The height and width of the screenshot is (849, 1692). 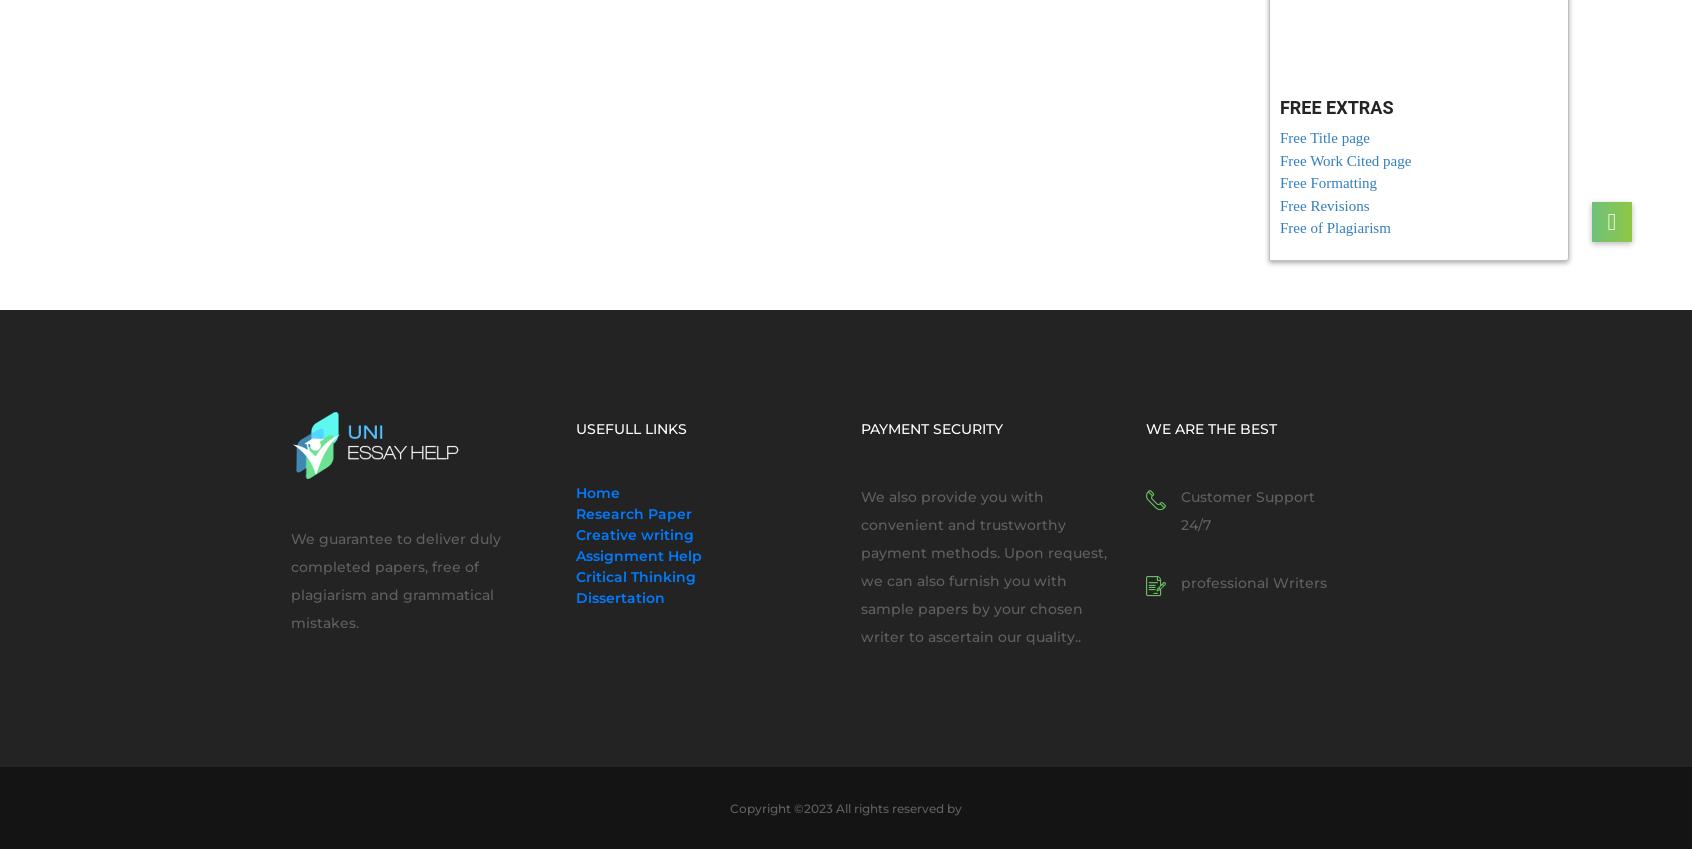 I want to click on 'We are the best', so click(x=1144, y=427).